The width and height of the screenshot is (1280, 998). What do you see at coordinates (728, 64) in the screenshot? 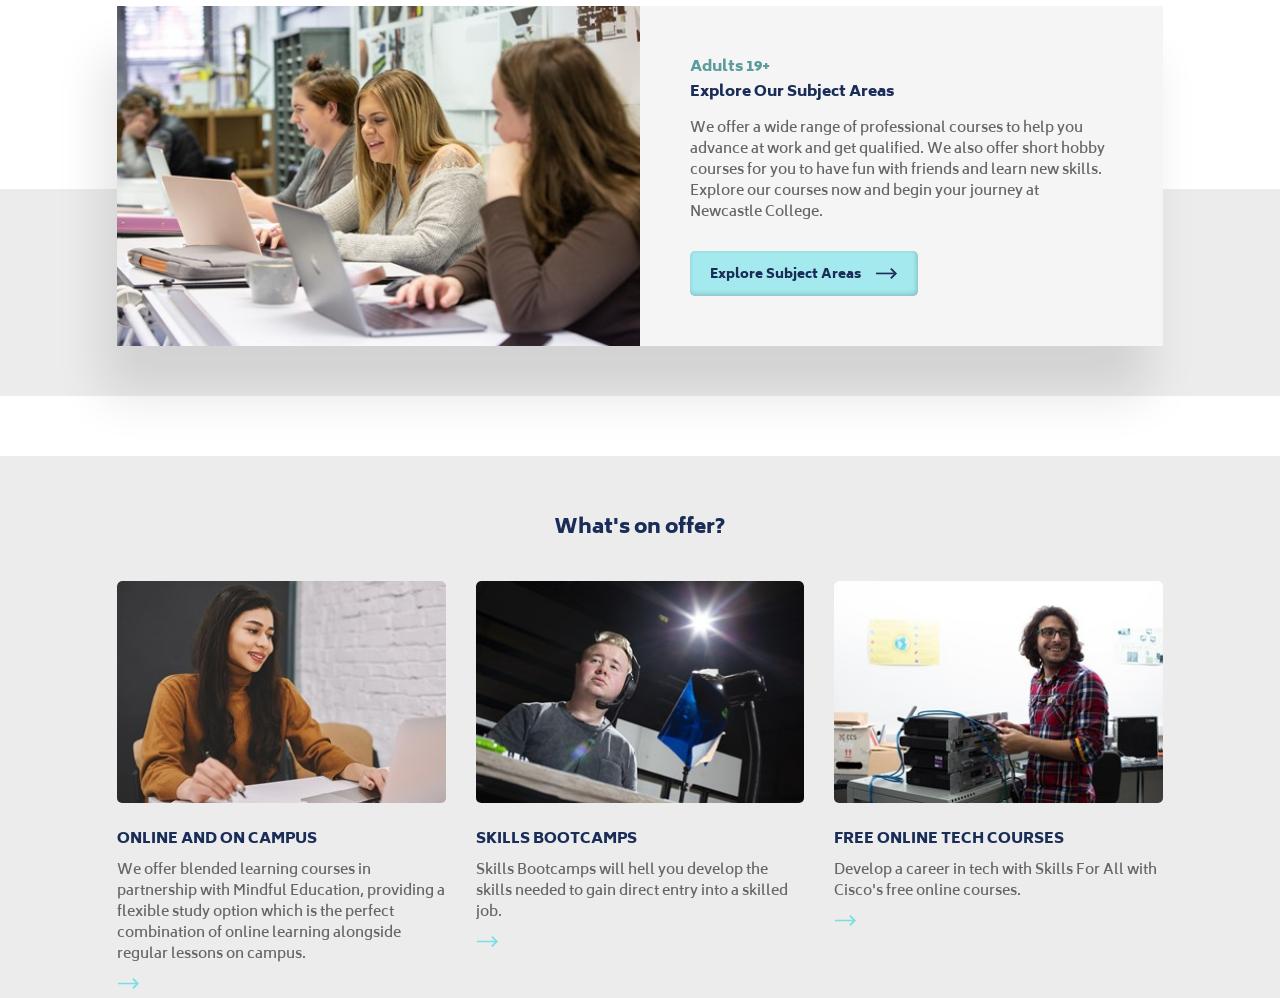
I see `'Adults 19+'` at bounding box center [728, 64].